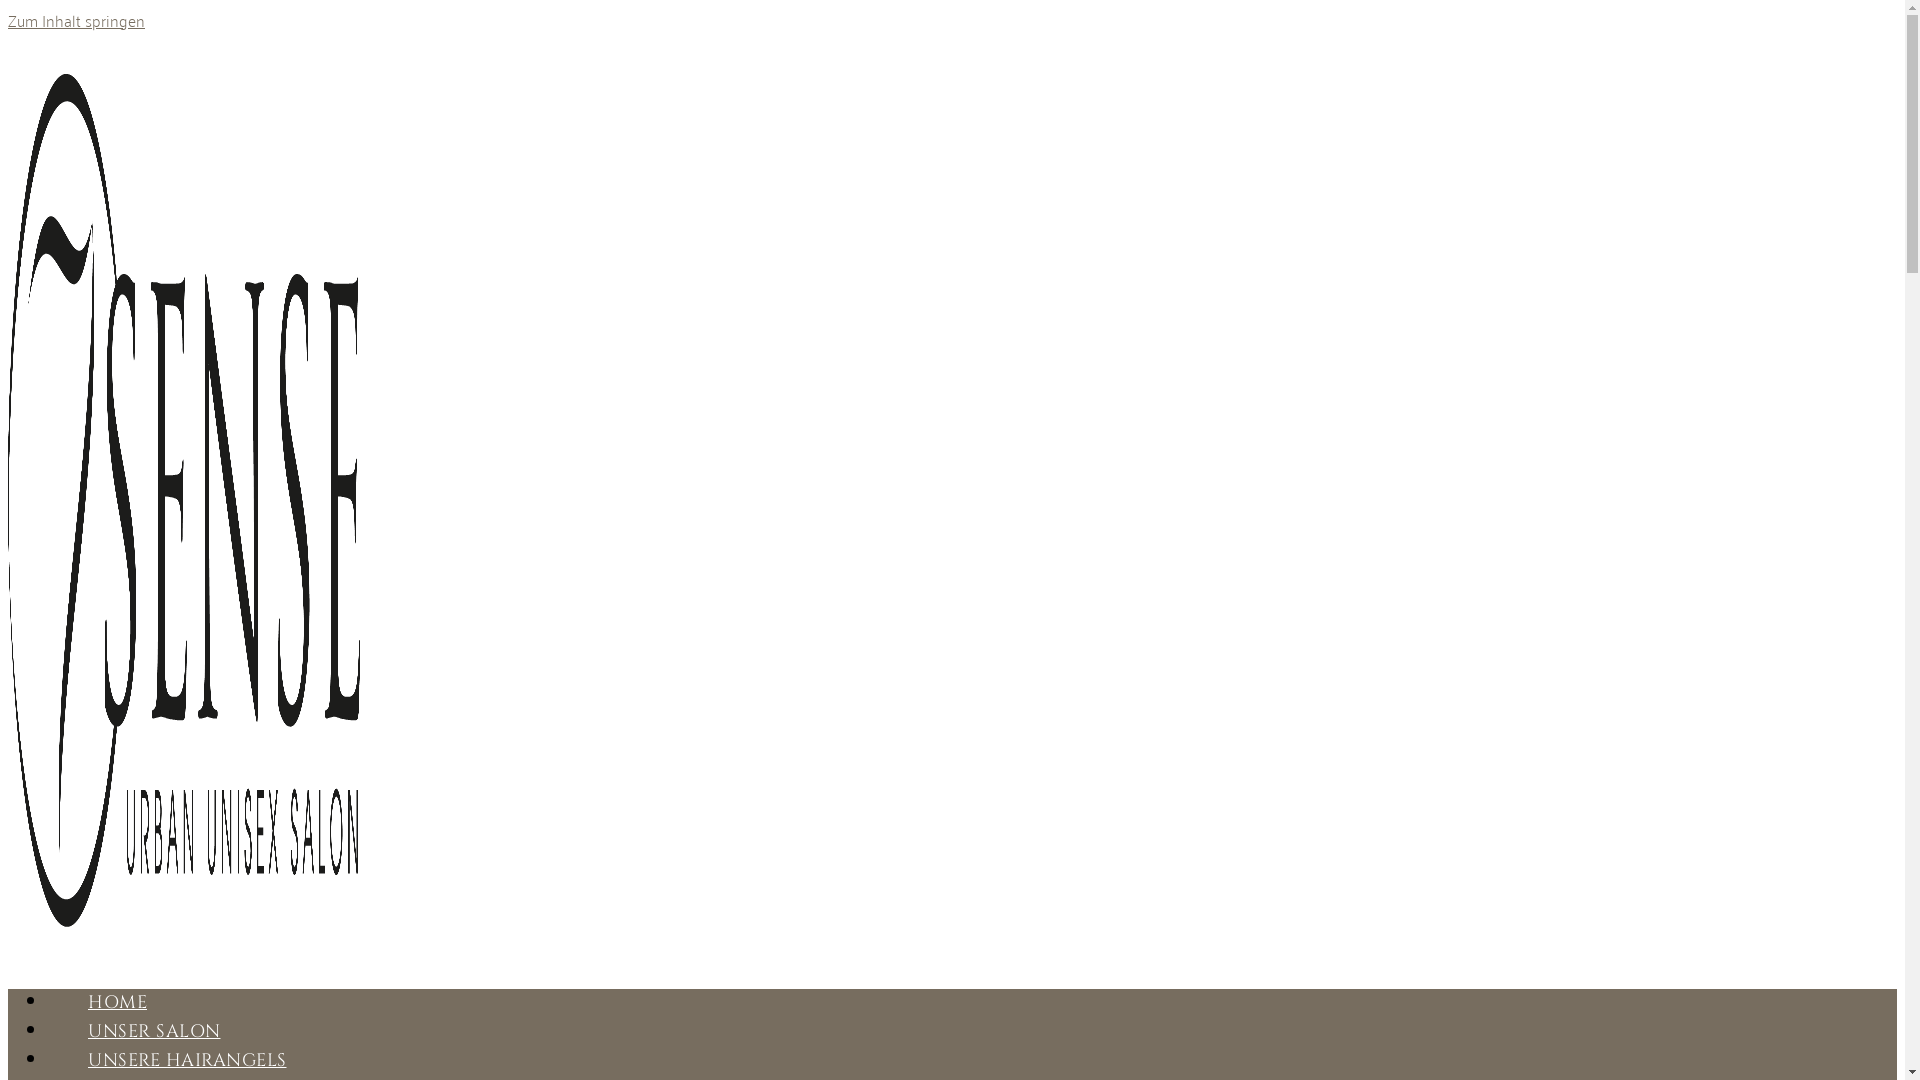  I want to click on 'UNSER SALON', so click(153, 1031).